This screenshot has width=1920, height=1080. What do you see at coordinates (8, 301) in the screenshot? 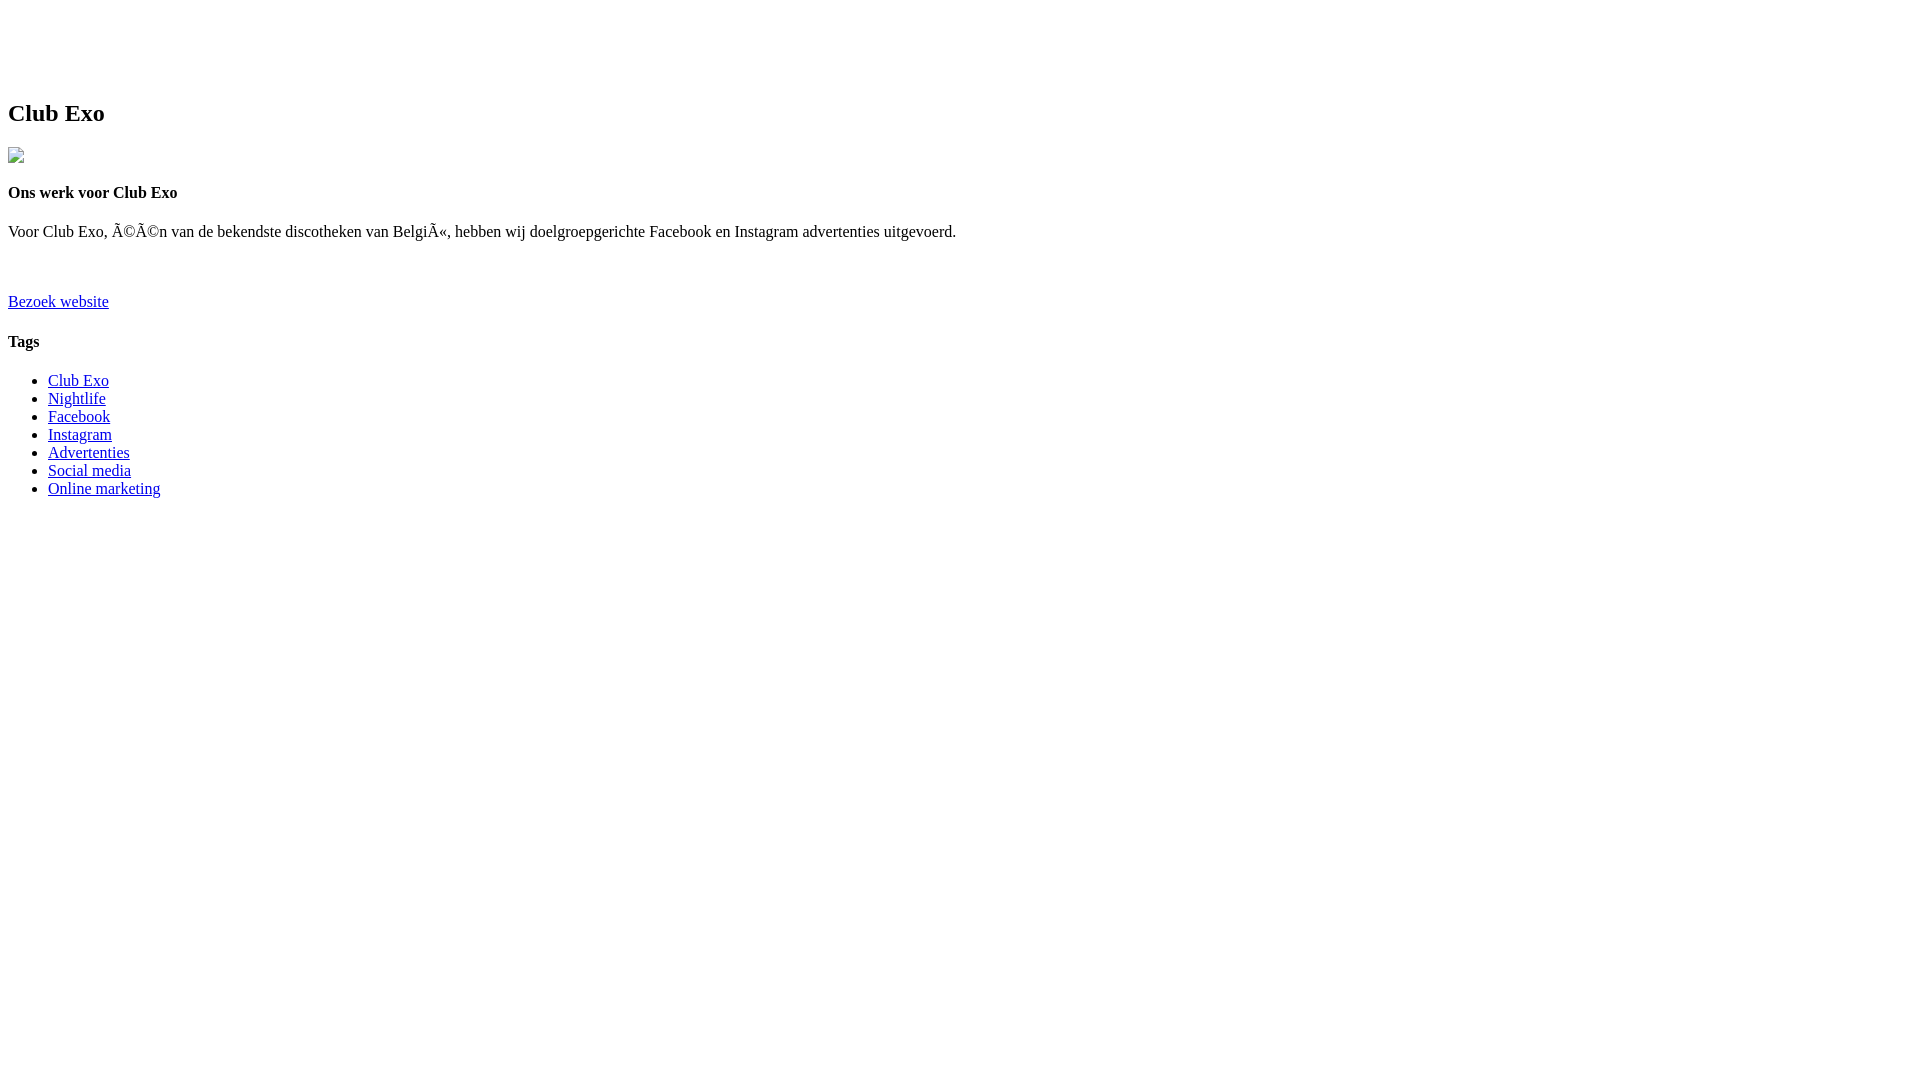
I see `'Bezoek website'` at bounding box center [8, 301].